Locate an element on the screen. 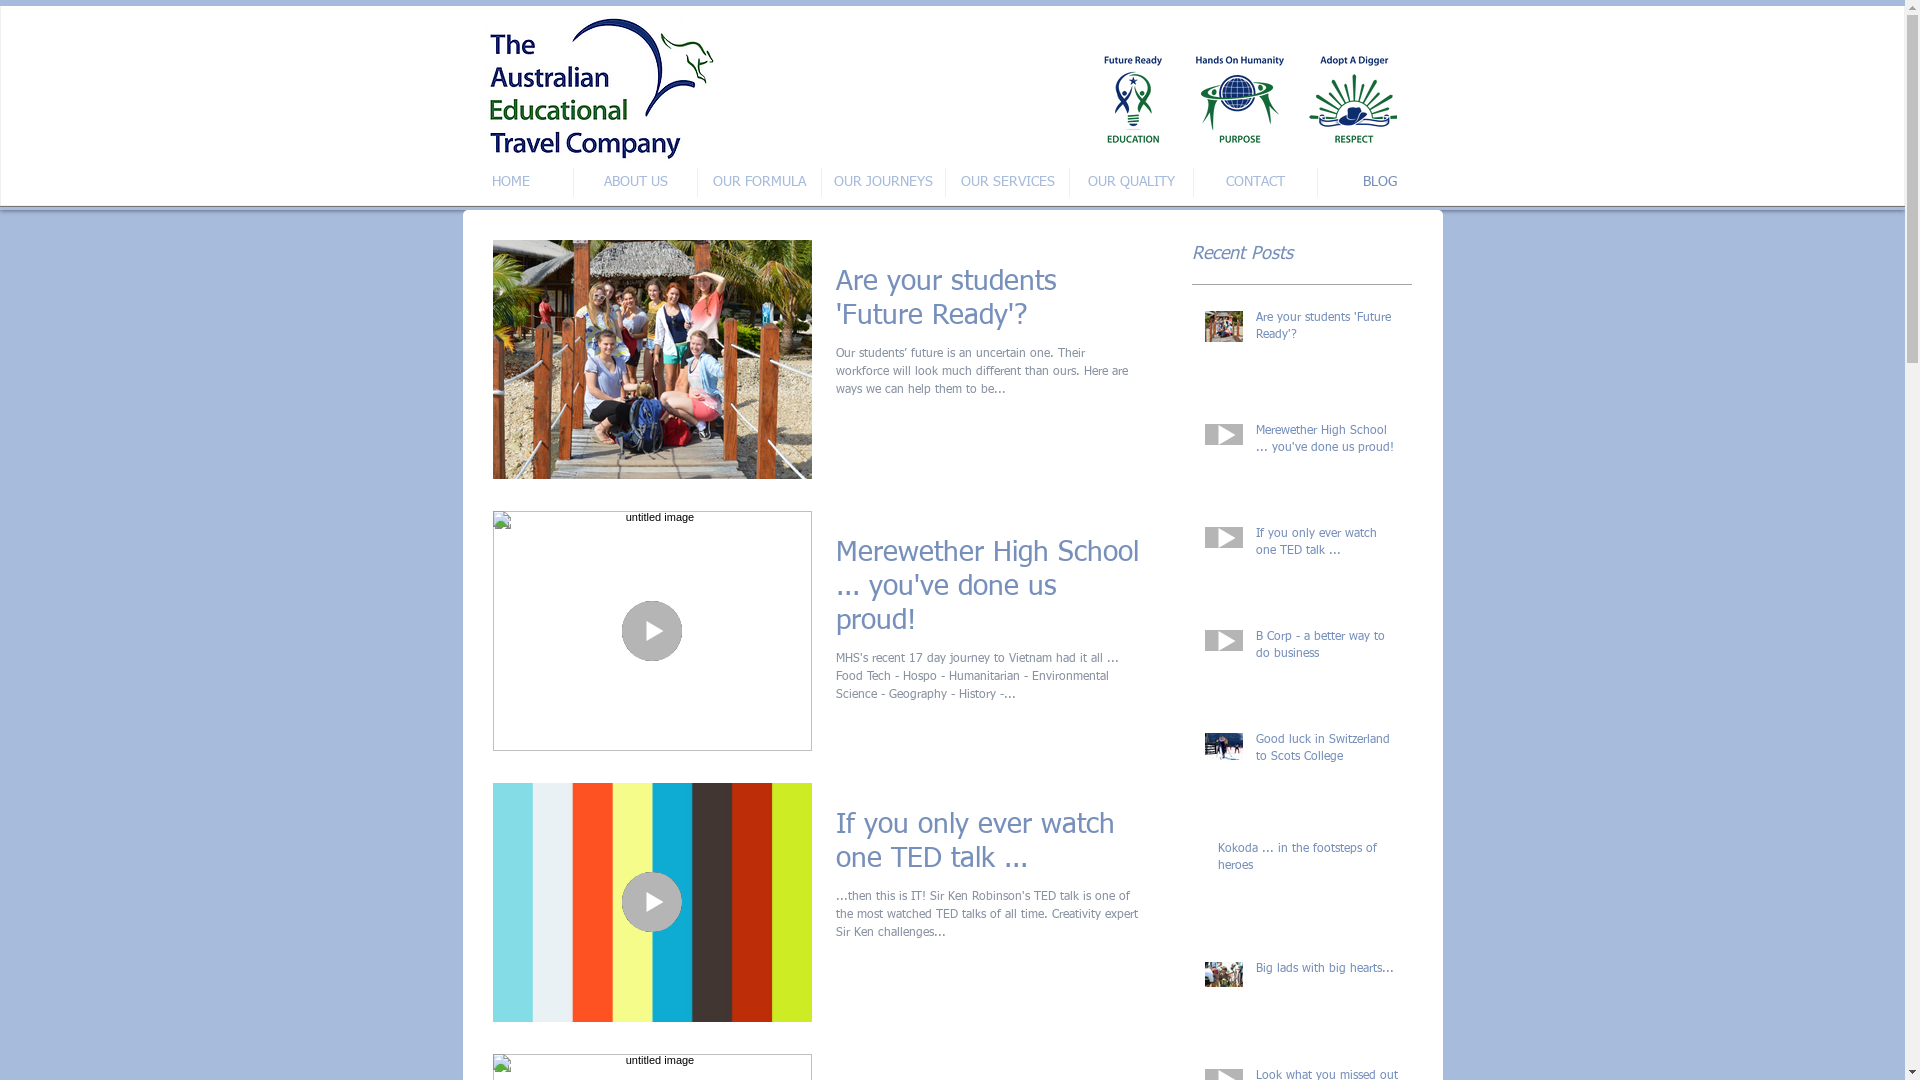  'OUR QUALITY' is located at coordinates (1131, 182).